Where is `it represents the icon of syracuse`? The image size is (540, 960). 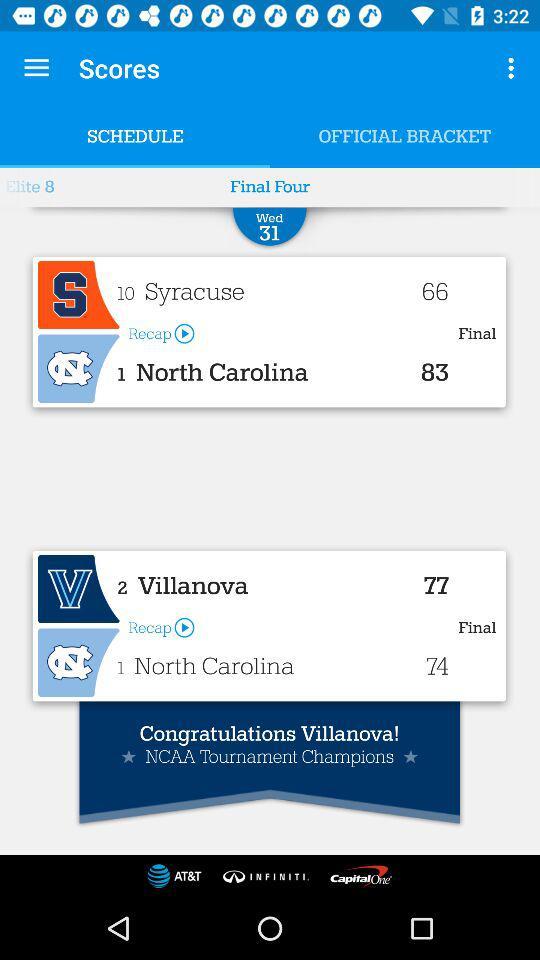 it represents the icon of syracuse is located at coordinates (77, 294).